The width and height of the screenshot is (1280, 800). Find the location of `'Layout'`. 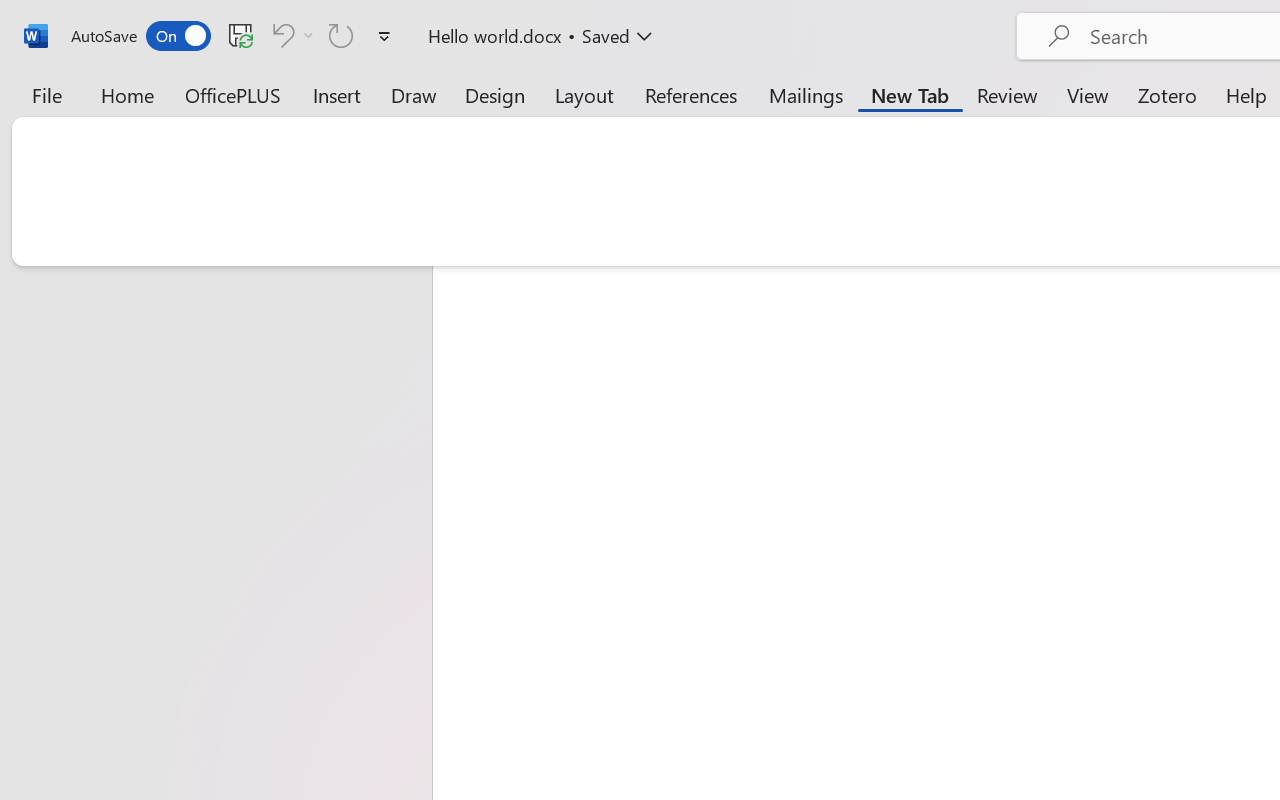

'Layout' is located at coordinates (583, 94).